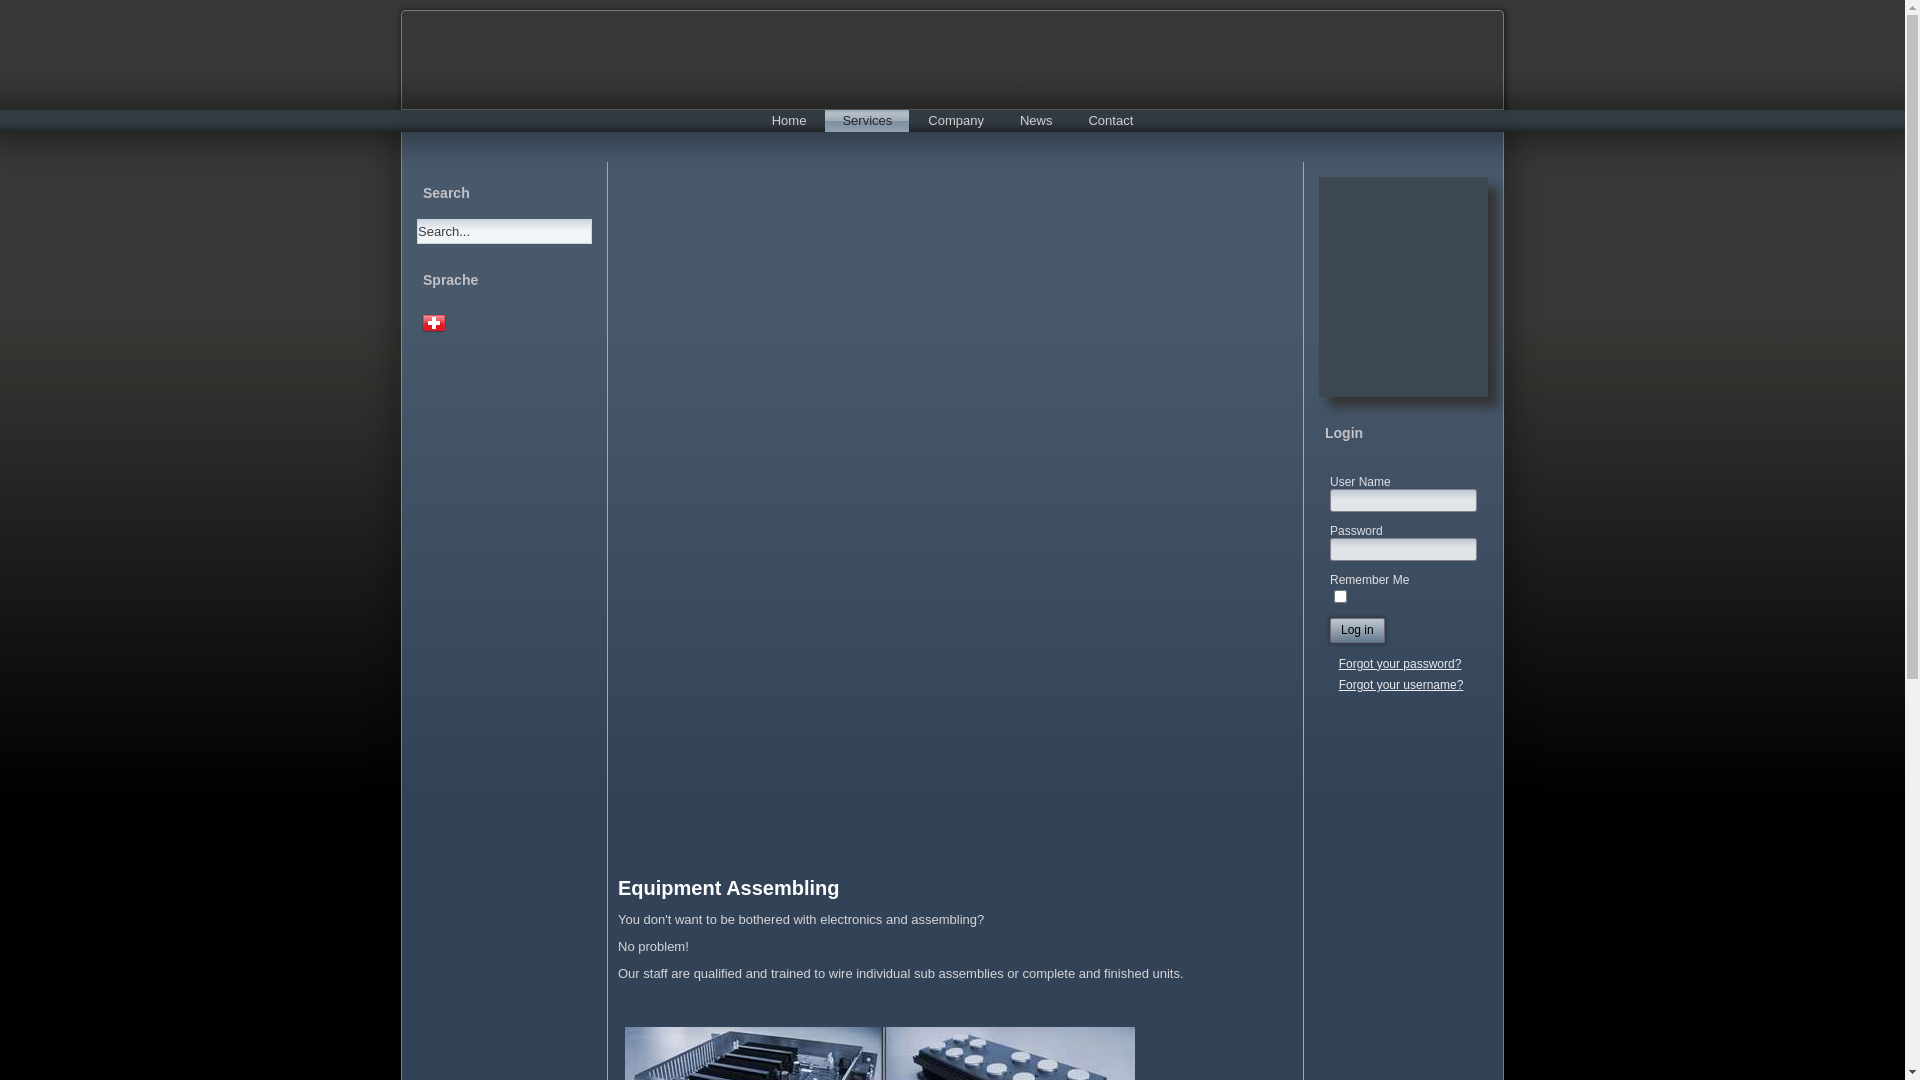  Describe the element at coordinates (1357, 630) in the screenshot. I see `'Log in'` at that location.